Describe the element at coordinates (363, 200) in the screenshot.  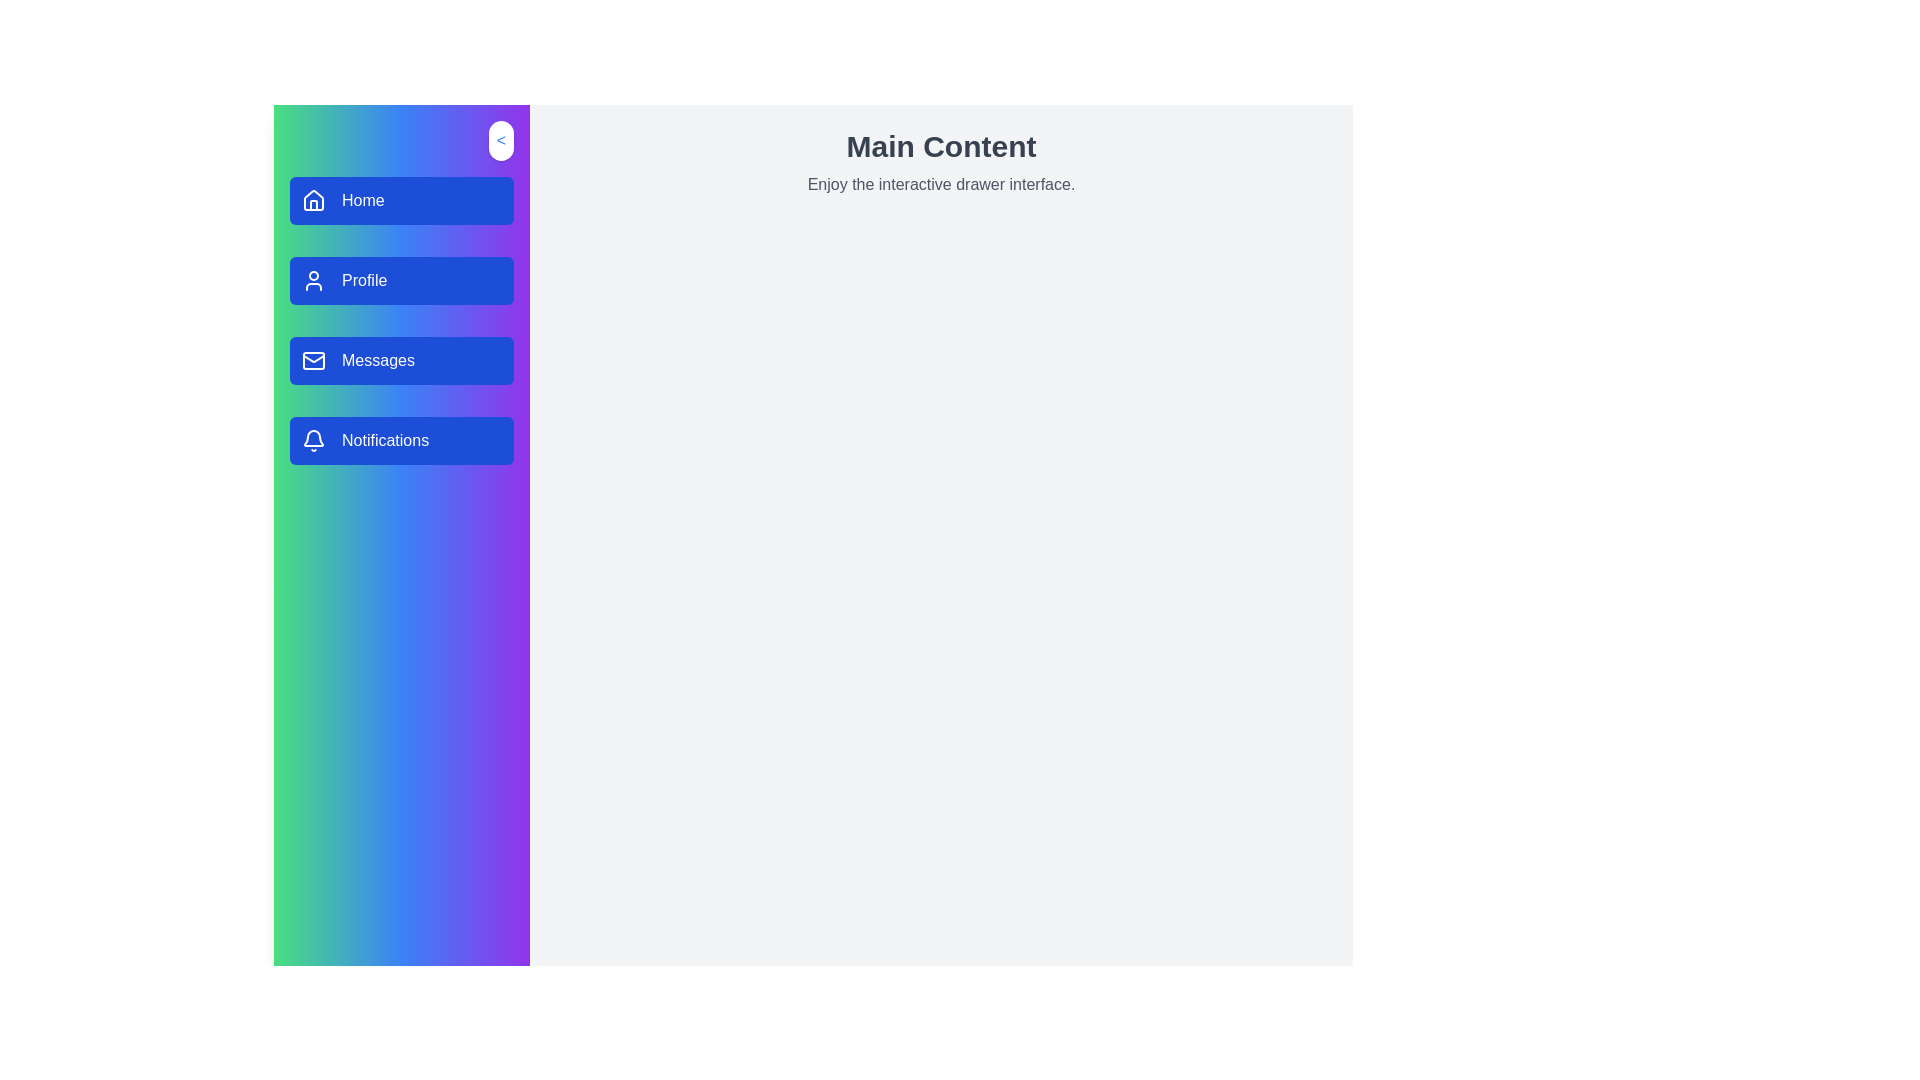
I see `text of the 'Home' label located in the first button of the vertical navigation menu on the left side, next to the house-shaped icon` at that location.